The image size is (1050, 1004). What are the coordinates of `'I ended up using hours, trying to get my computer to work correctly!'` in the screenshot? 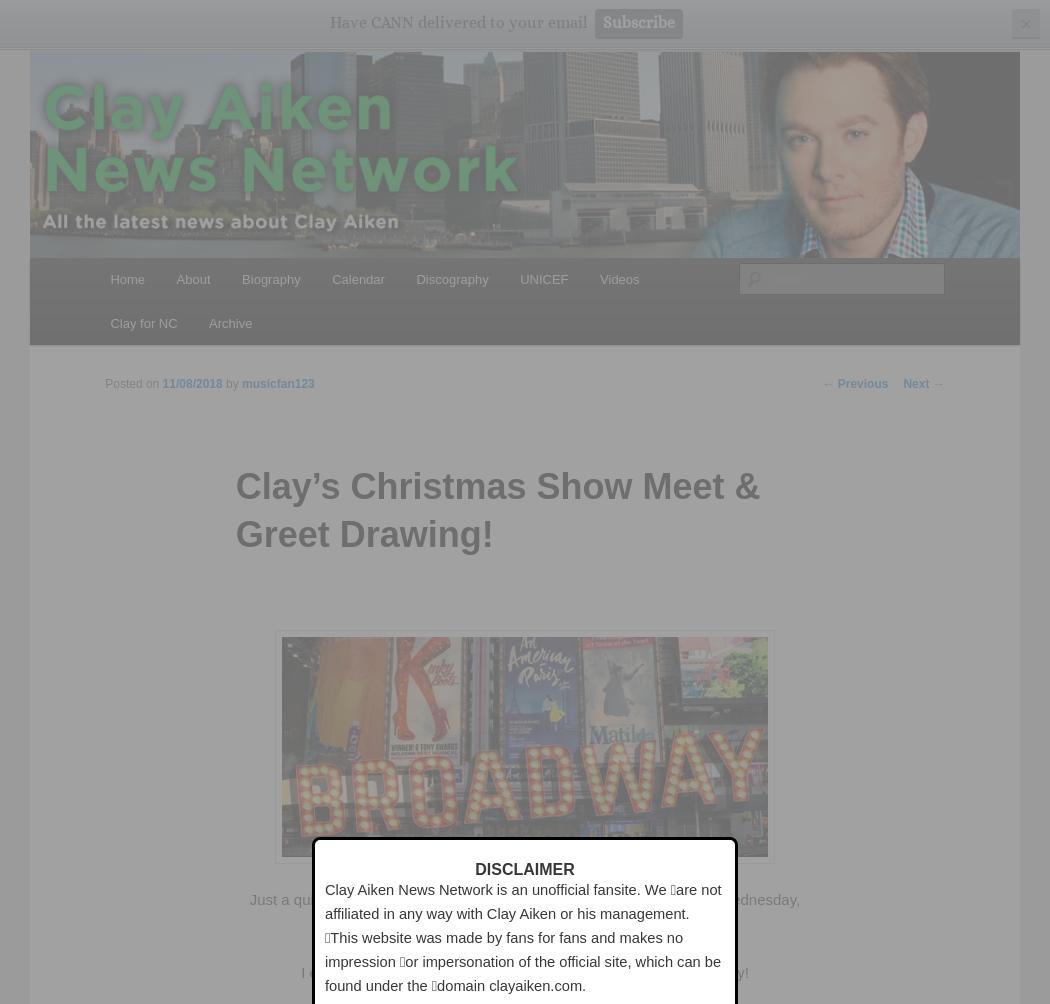 It's located at (523, 971).